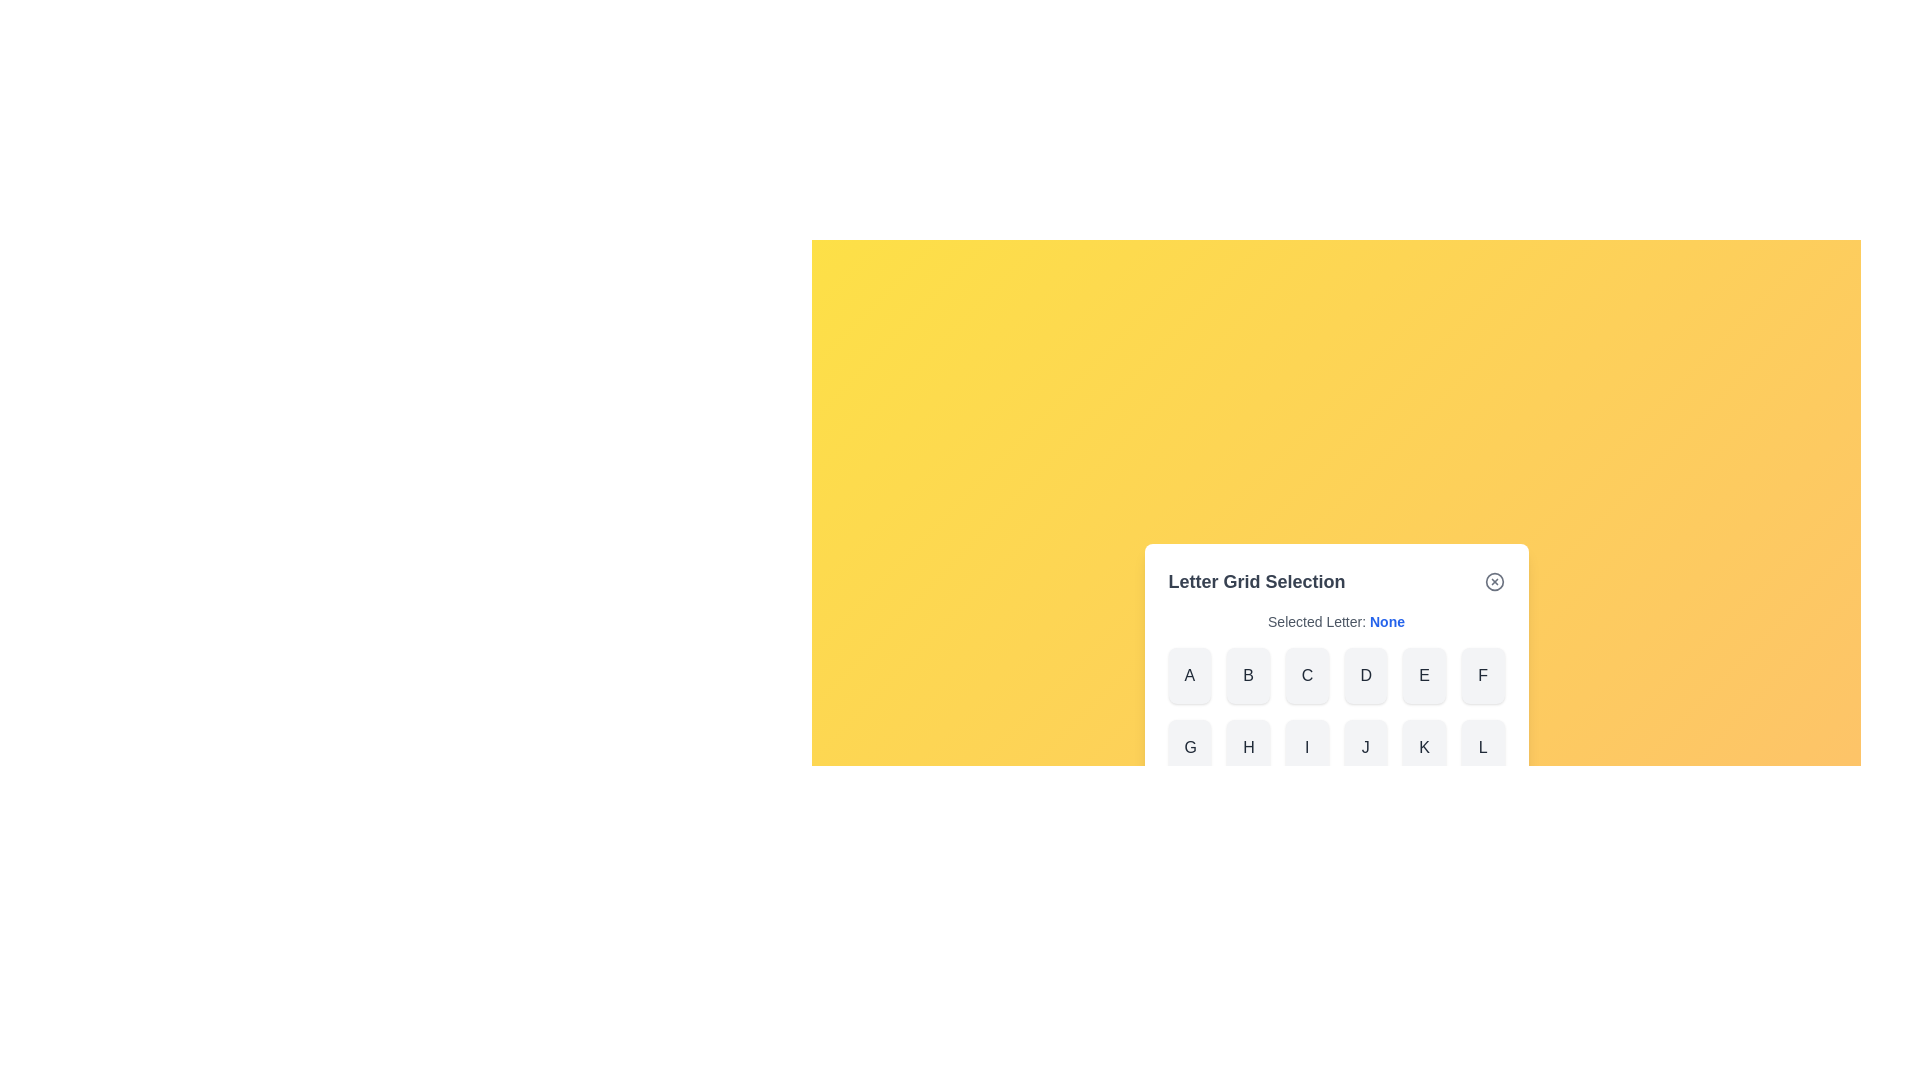 This screenshot has width=1920, height=1080. I want to click on the letter F from the grid, so click(1483, 675).